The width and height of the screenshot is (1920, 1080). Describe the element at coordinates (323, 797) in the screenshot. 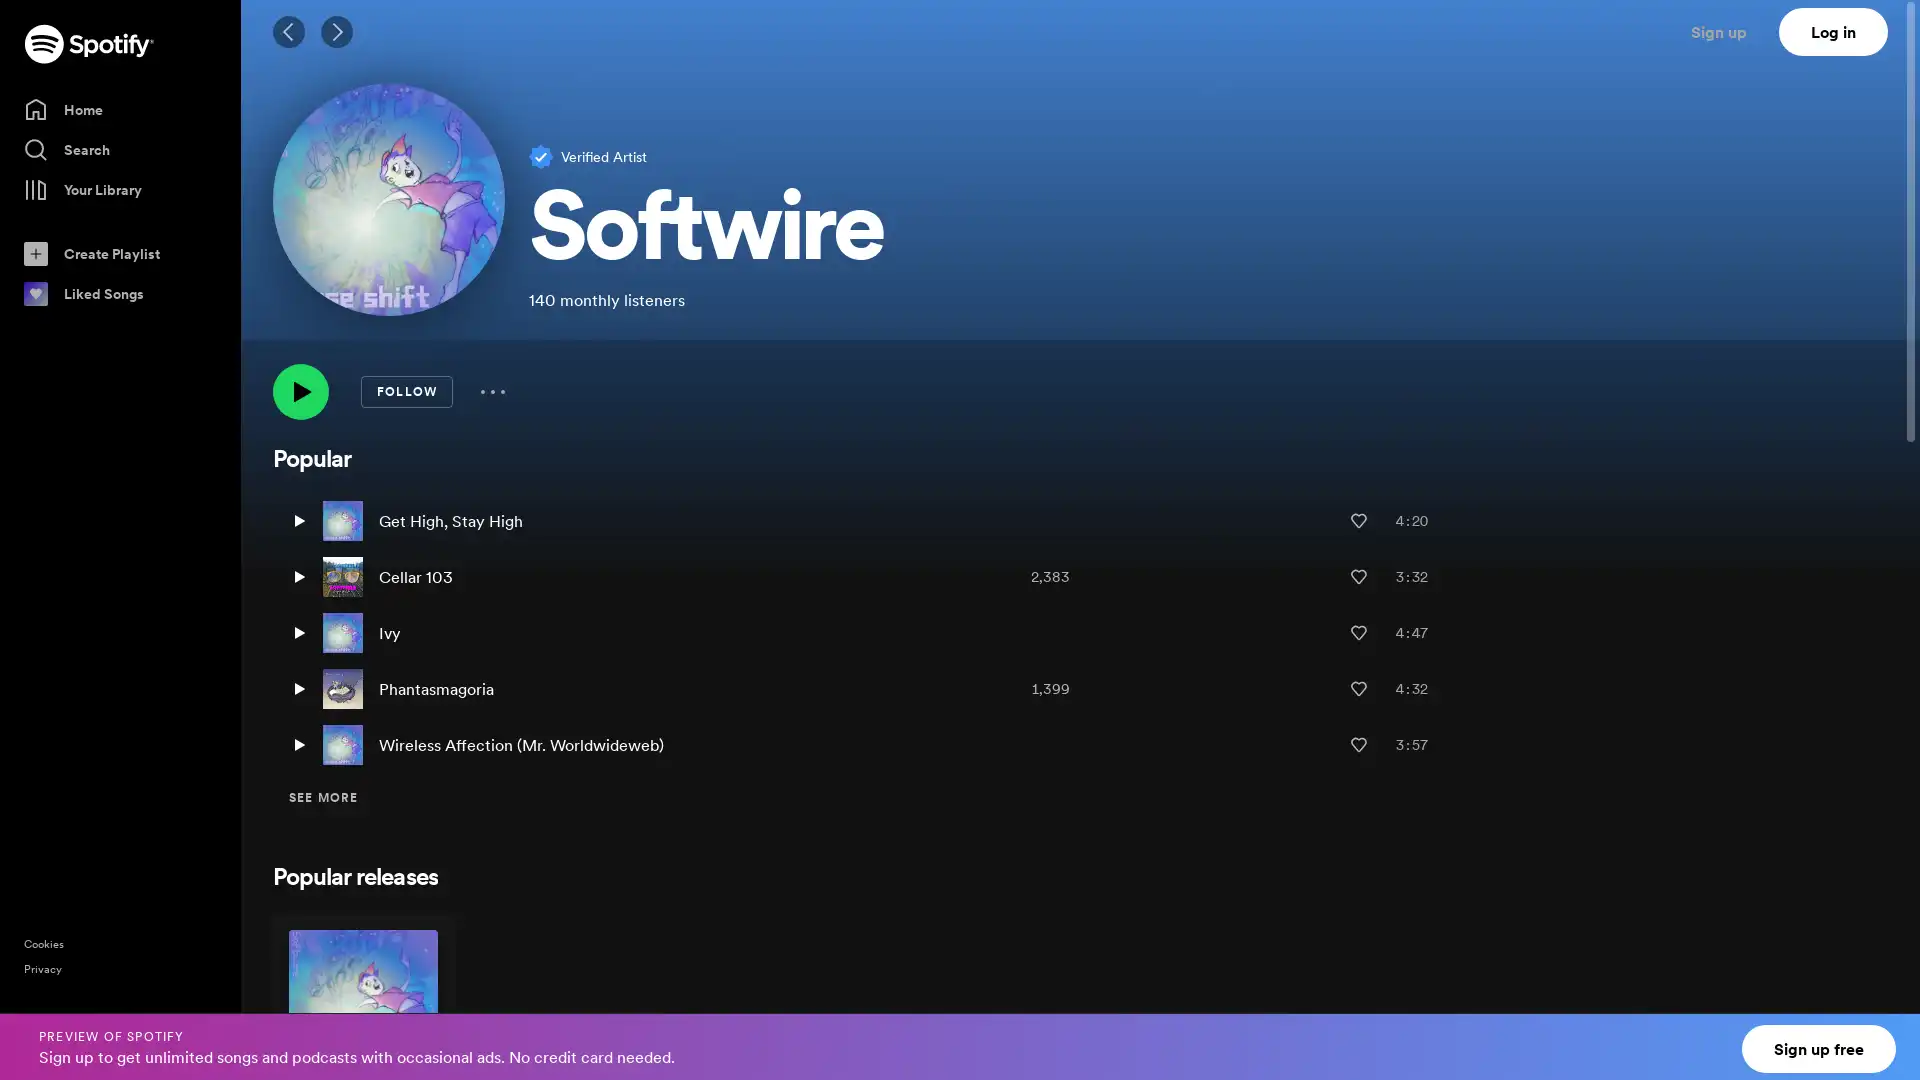

I see `SEE MORE` at that location.